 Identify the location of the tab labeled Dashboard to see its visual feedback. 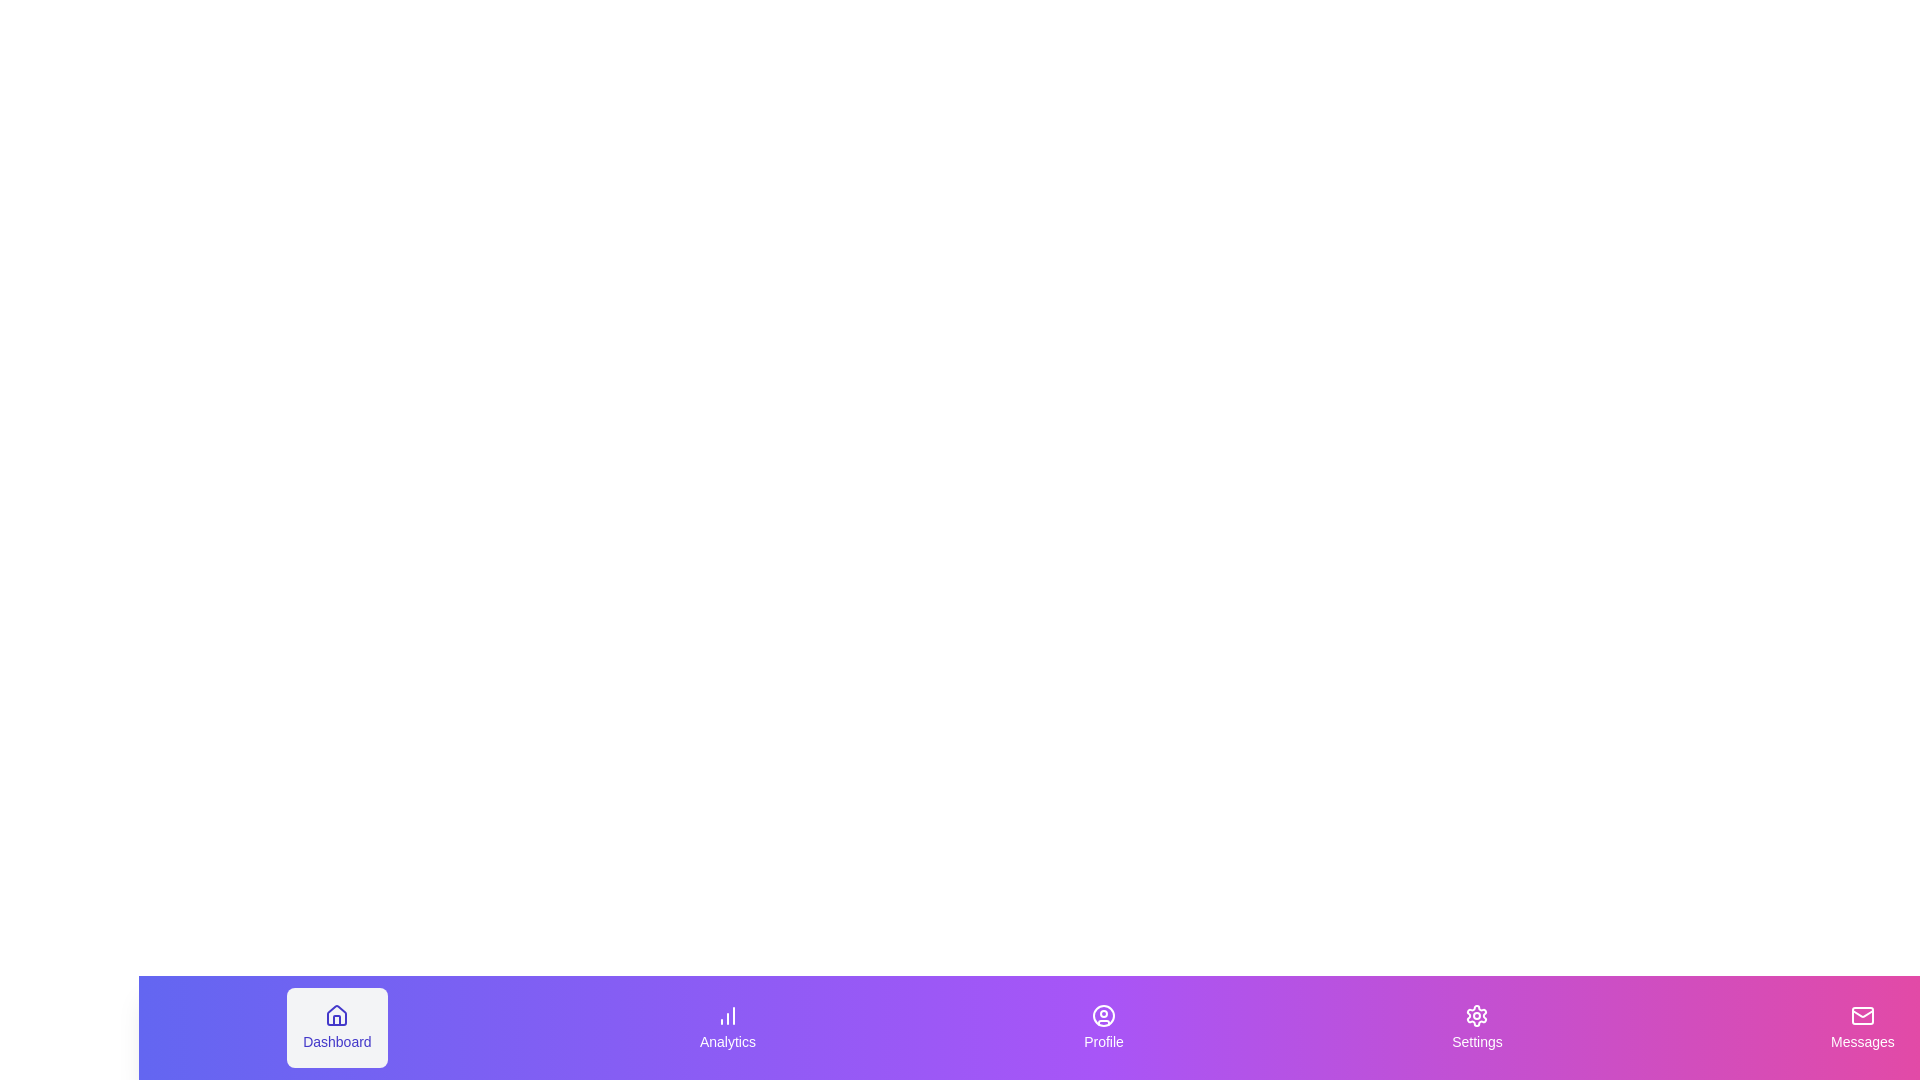
(336, 1028).